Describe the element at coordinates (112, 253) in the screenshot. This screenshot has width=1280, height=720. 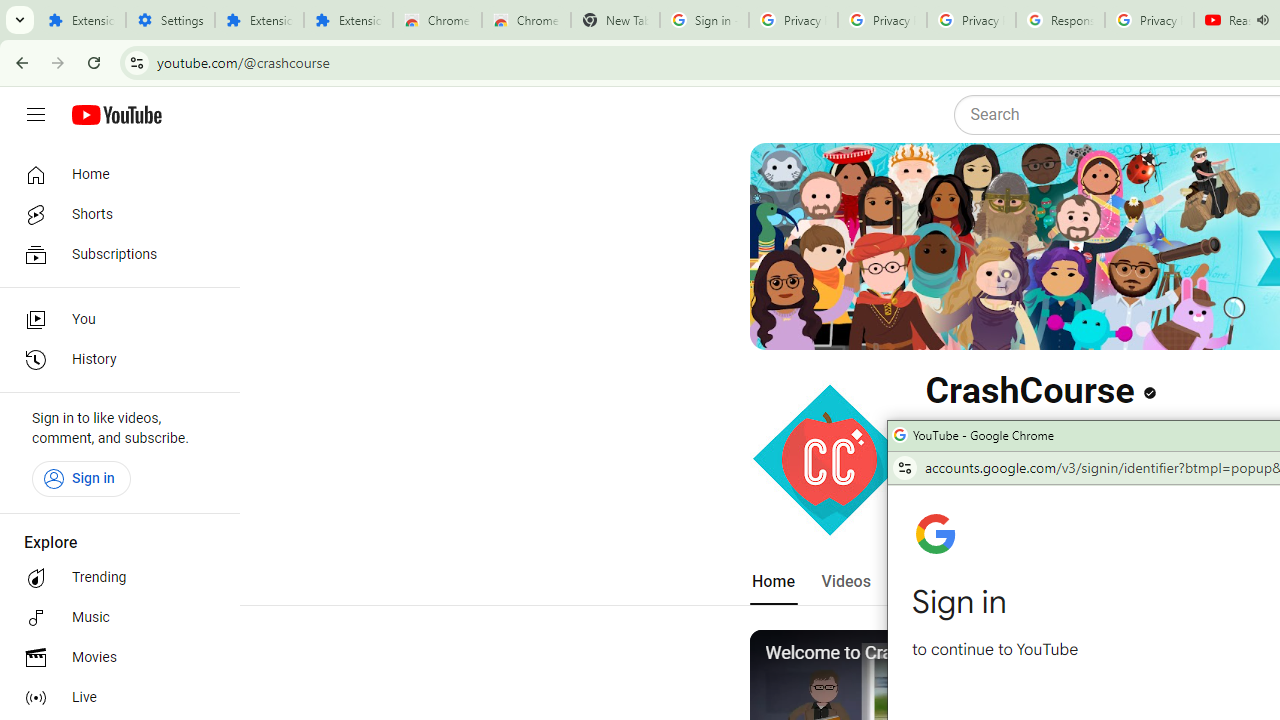
I see `'Subscriptions'` at that location.